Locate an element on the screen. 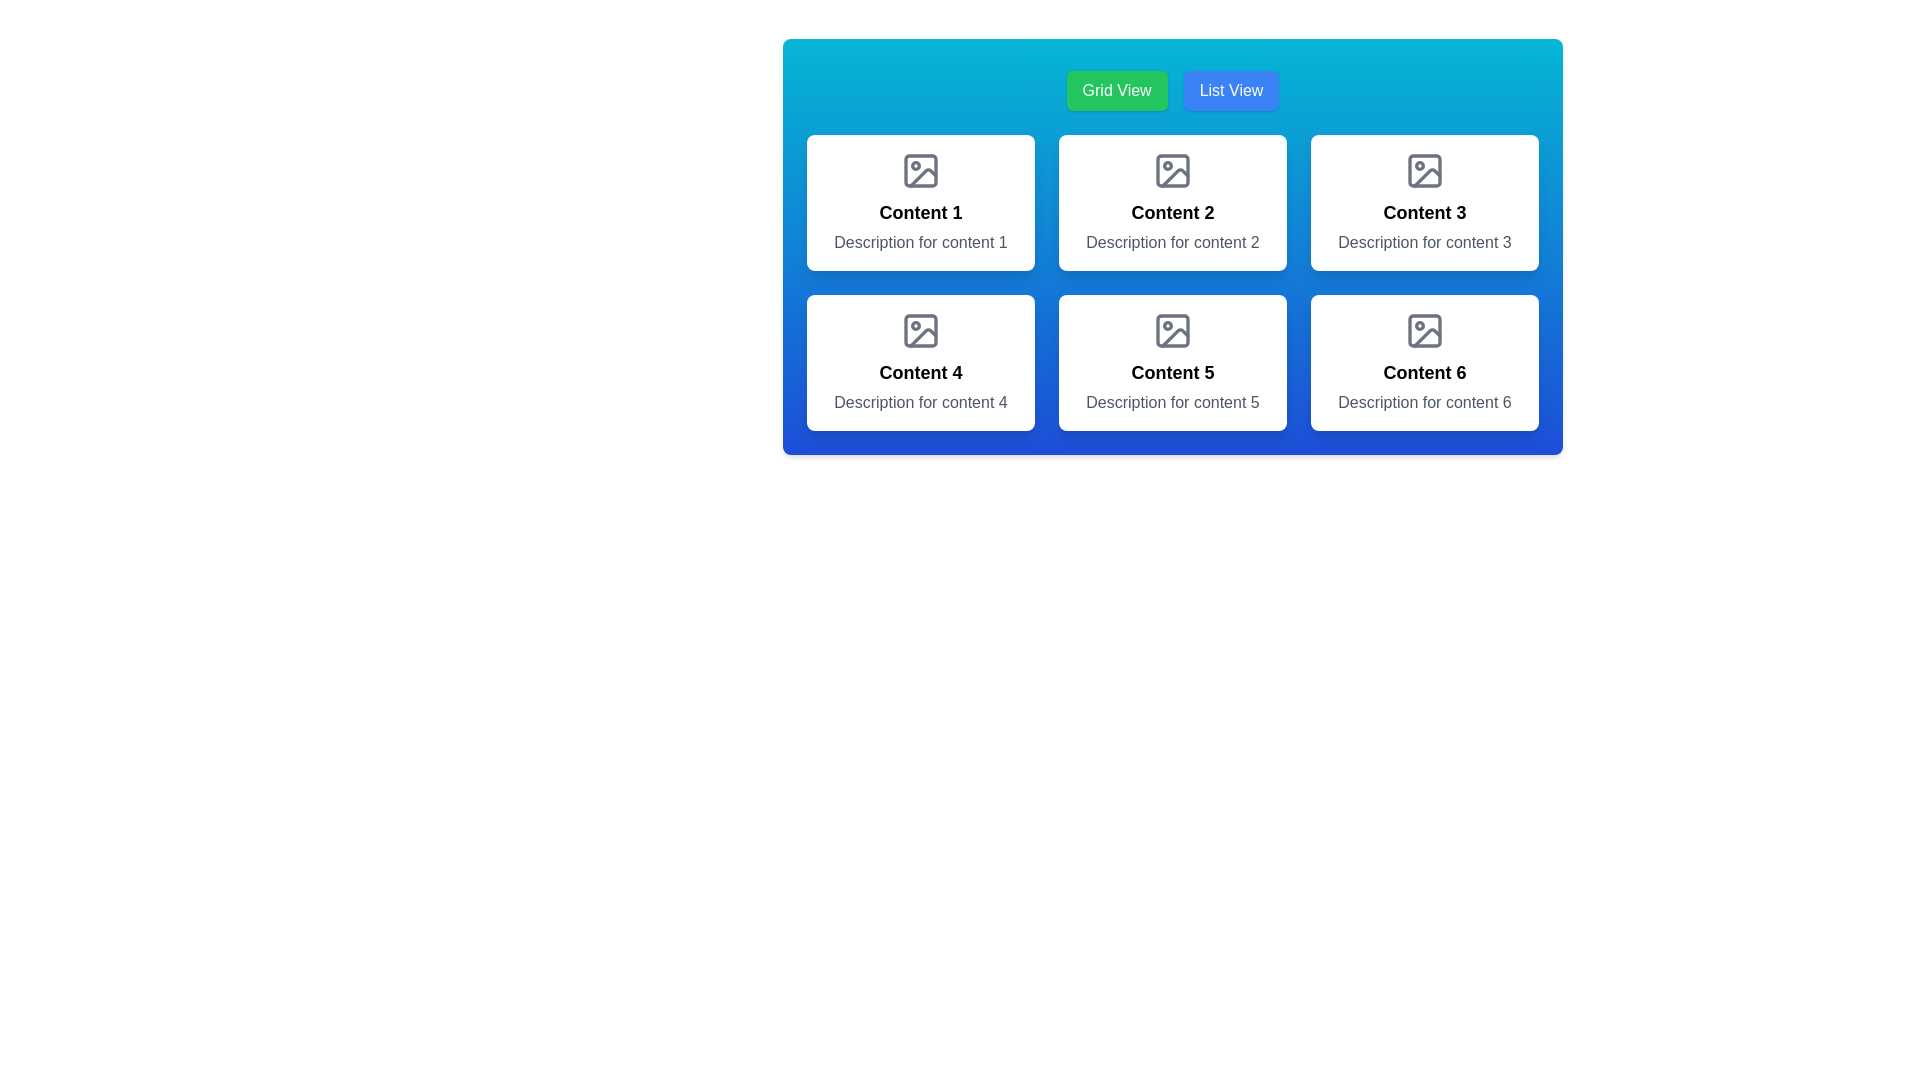  the 'Content 2' text label, which is styled with bold, large font size and is centered within a card-like structure located in the top-middle part of a 3x2 grid layout is located at coordinates (1172, 212).